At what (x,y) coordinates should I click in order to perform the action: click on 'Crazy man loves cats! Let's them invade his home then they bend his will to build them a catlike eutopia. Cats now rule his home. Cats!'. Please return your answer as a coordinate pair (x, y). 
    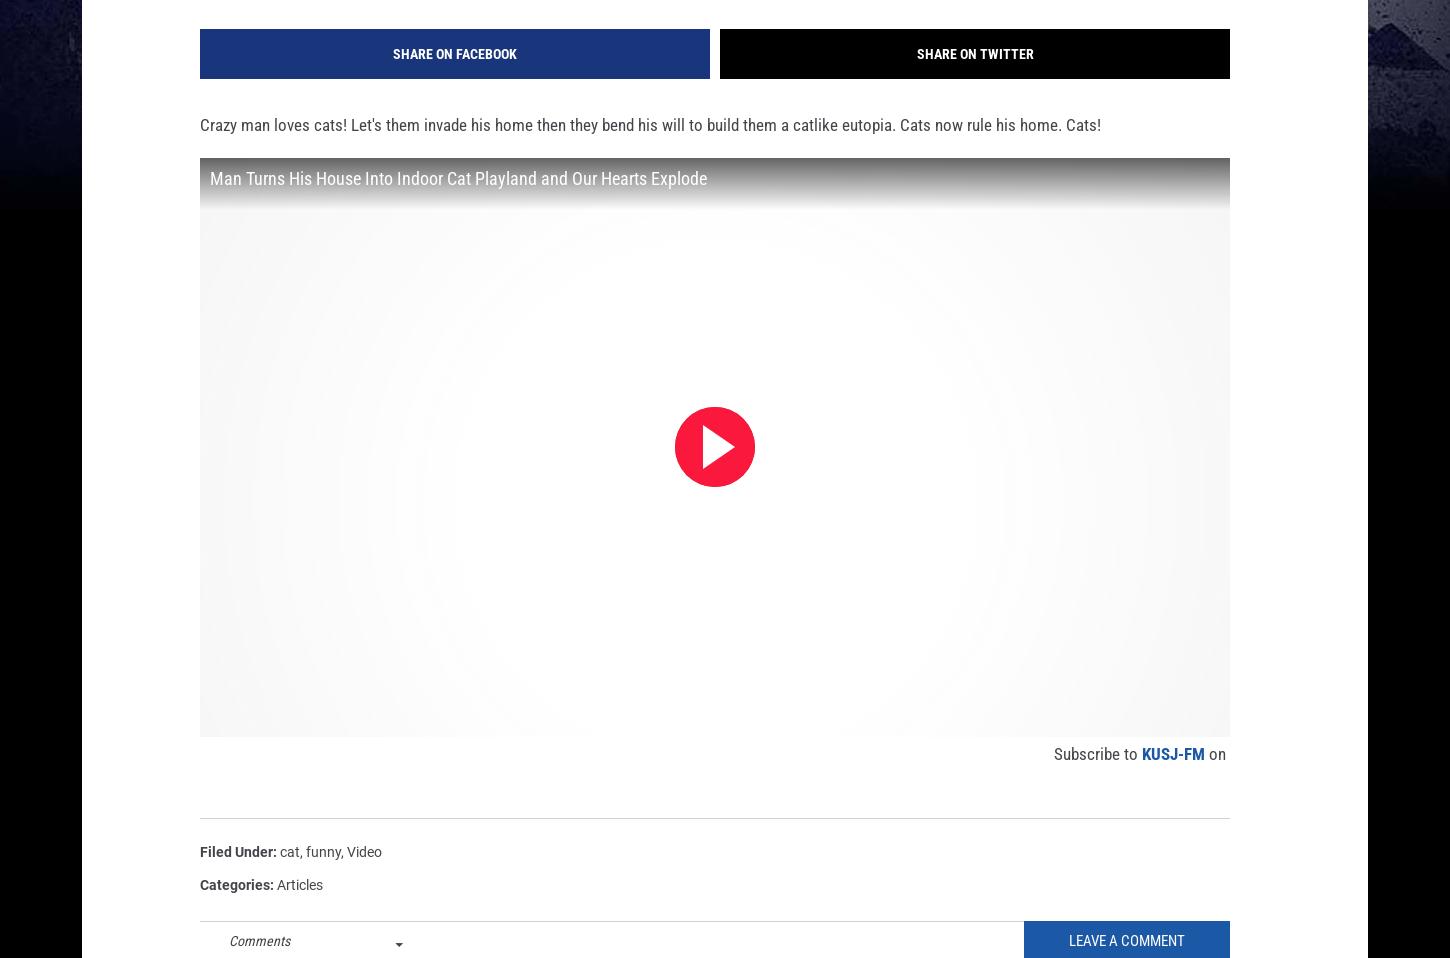
    Looking at the image, I should click on (649, 157).